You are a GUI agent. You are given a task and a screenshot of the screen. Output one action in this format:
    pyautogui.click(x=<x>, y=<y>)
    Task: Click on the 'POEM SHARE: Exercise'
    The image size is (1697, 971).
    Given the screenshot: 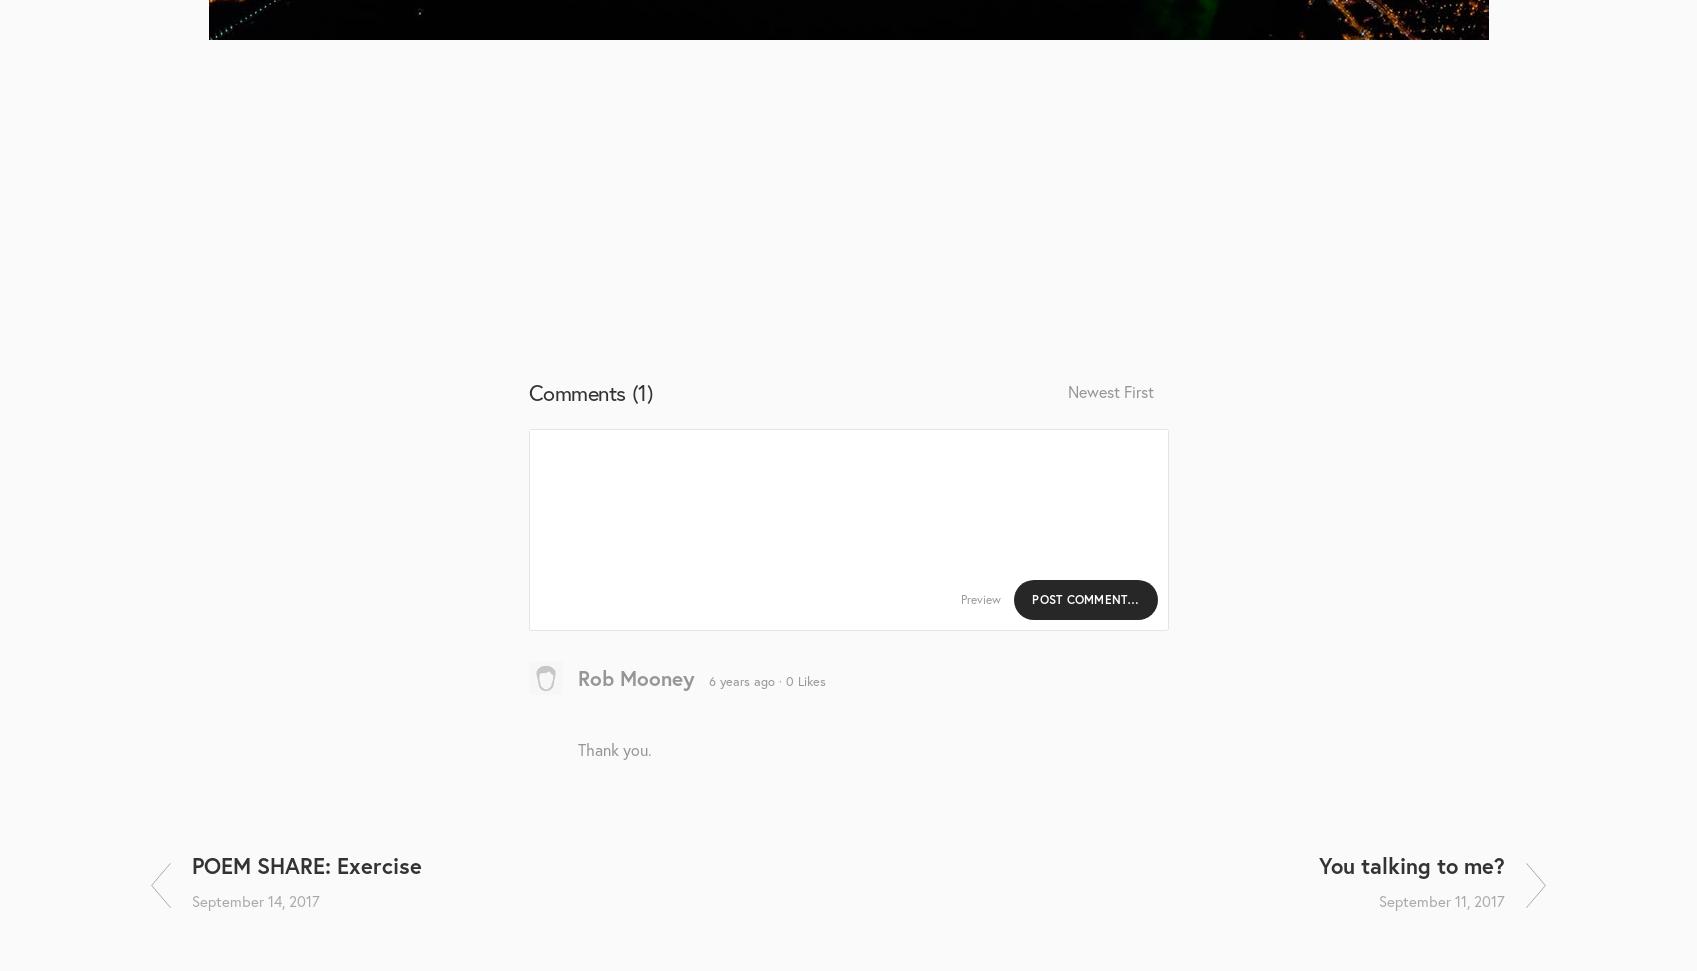 What is the action you would take?
    pyautogui.click(x=305, y=865)
    